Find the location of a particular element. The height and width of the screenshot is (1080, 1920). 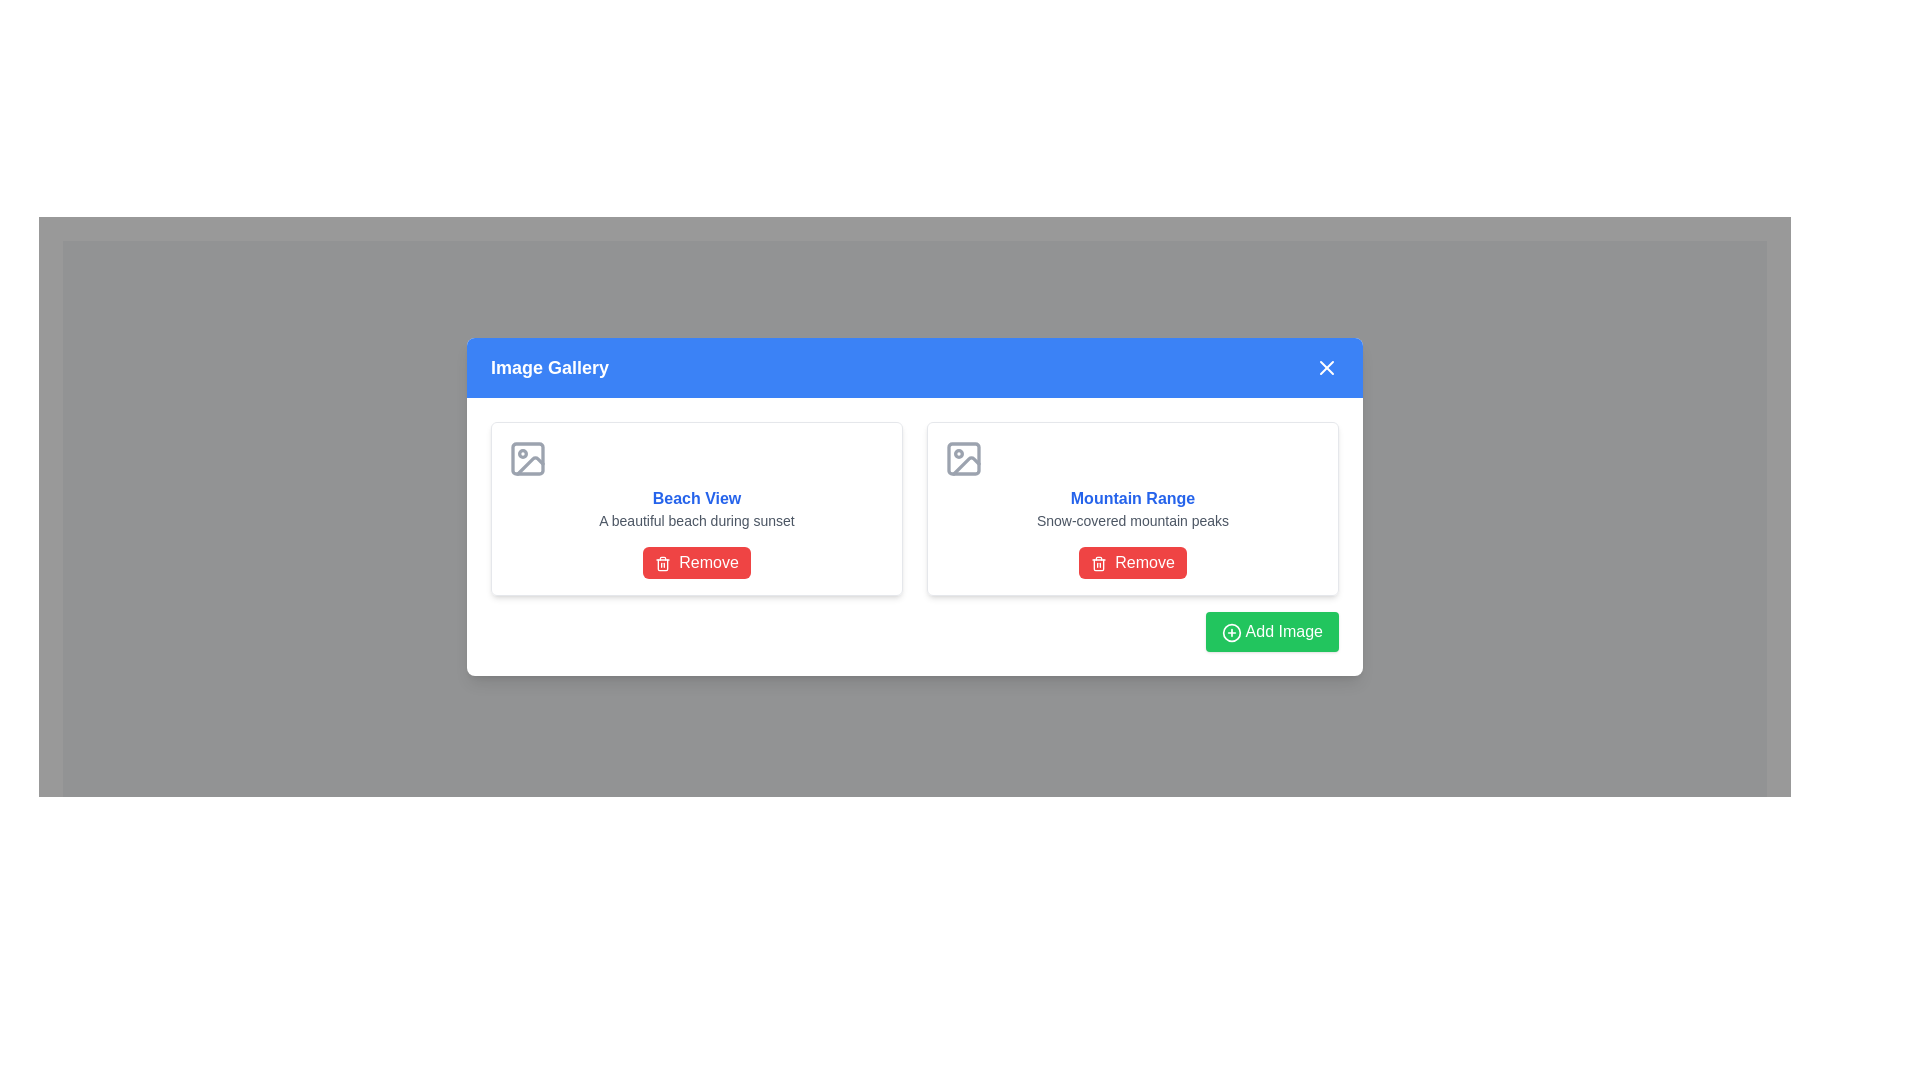

the 'Add Image' button located at the bottom-right corner of the 'Image Gallery' dialog box is located at coordinates (1271, 632).